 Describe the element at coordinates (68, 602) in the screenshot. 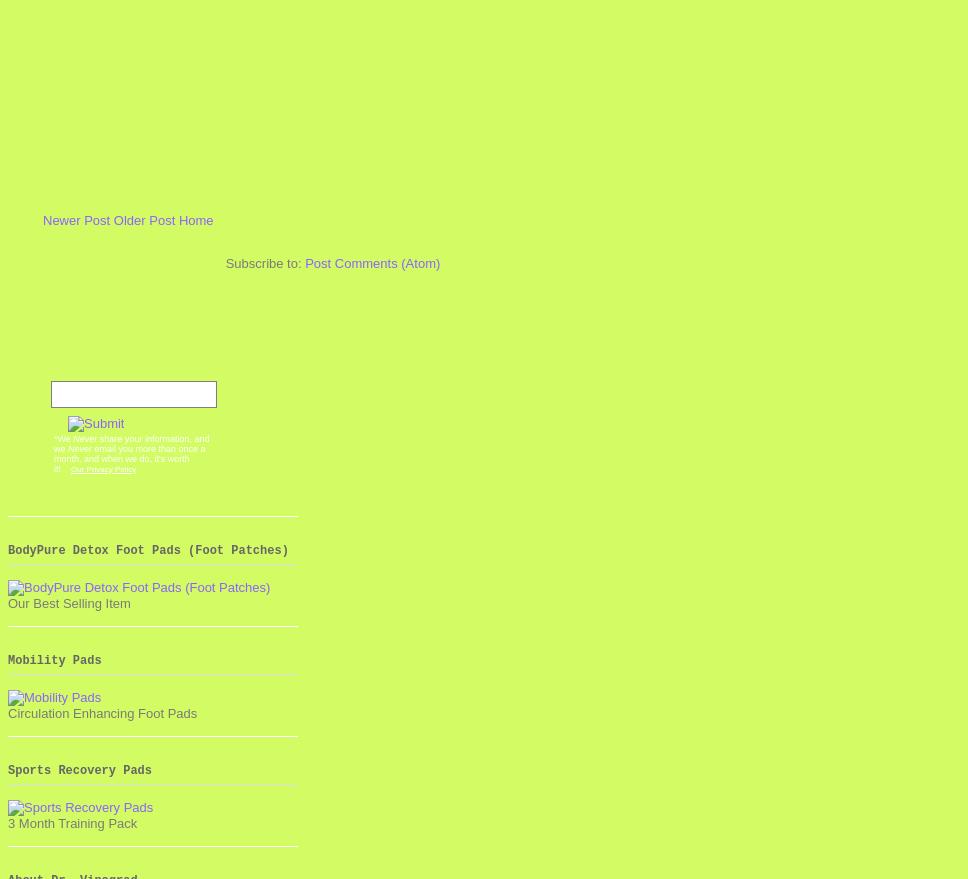

I see `'Our Best Selling Item'` at that location.